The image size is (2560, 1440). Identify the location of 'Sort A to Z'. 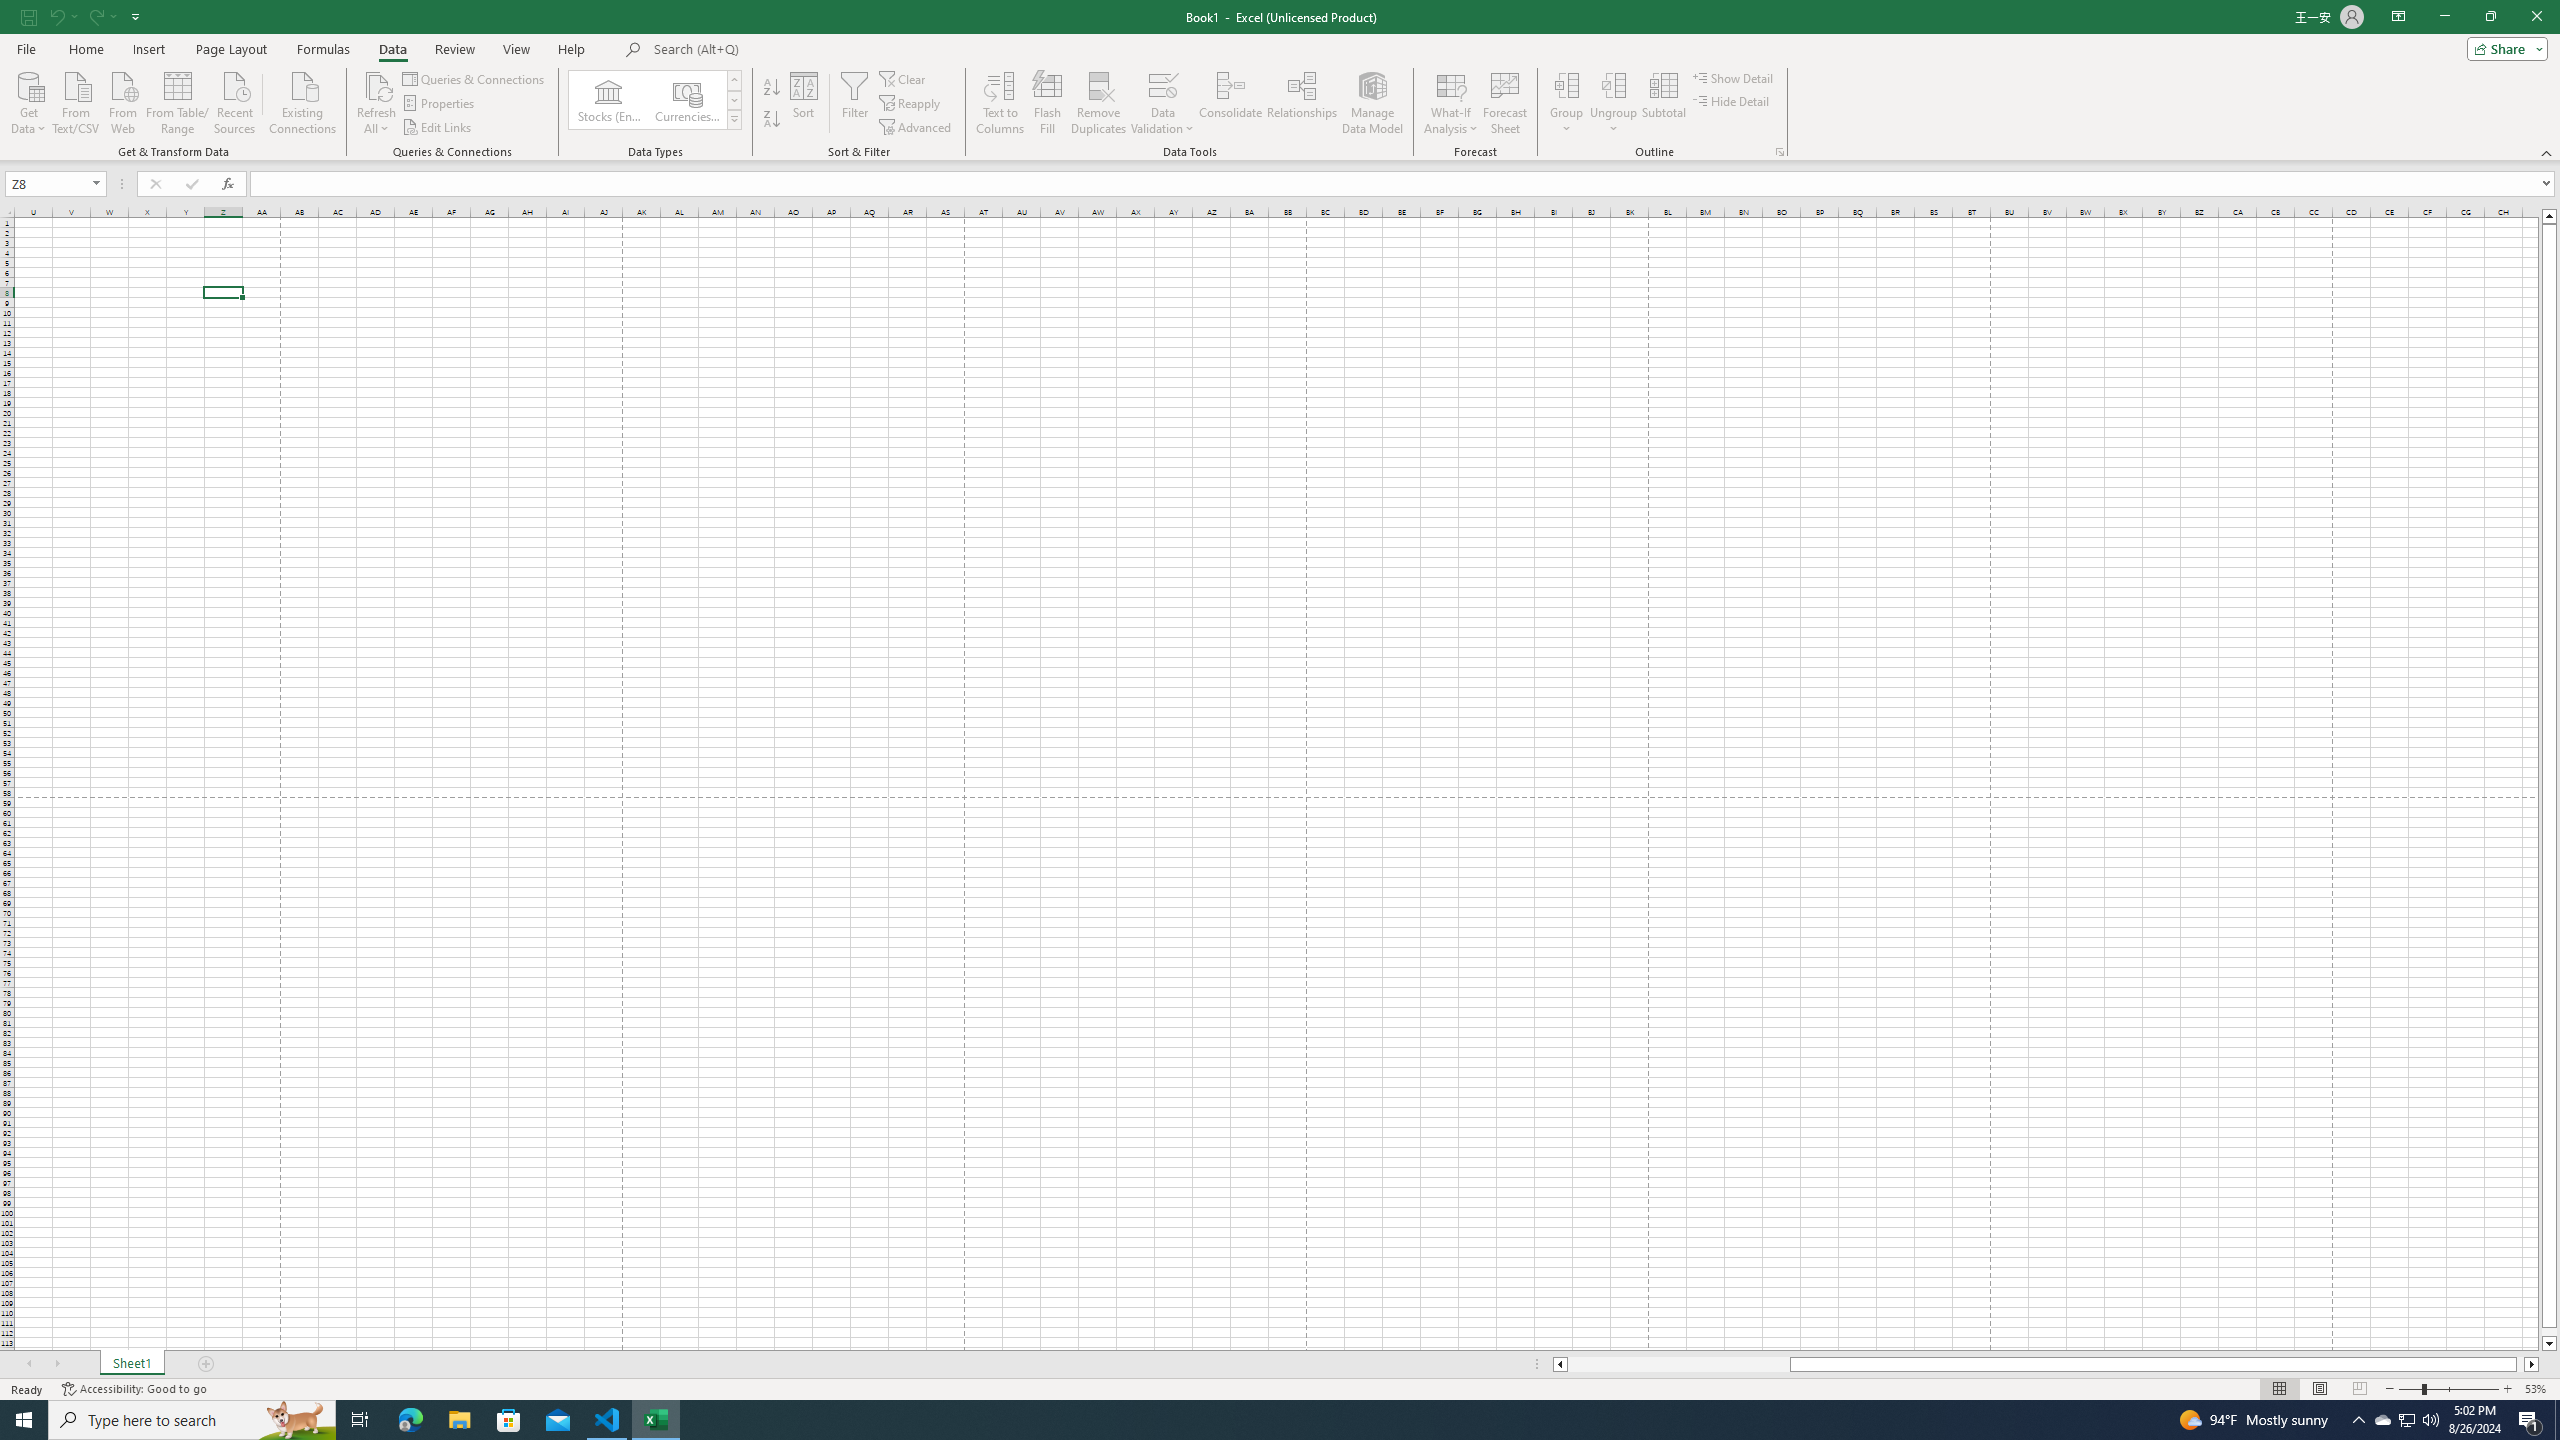
(770, 87).